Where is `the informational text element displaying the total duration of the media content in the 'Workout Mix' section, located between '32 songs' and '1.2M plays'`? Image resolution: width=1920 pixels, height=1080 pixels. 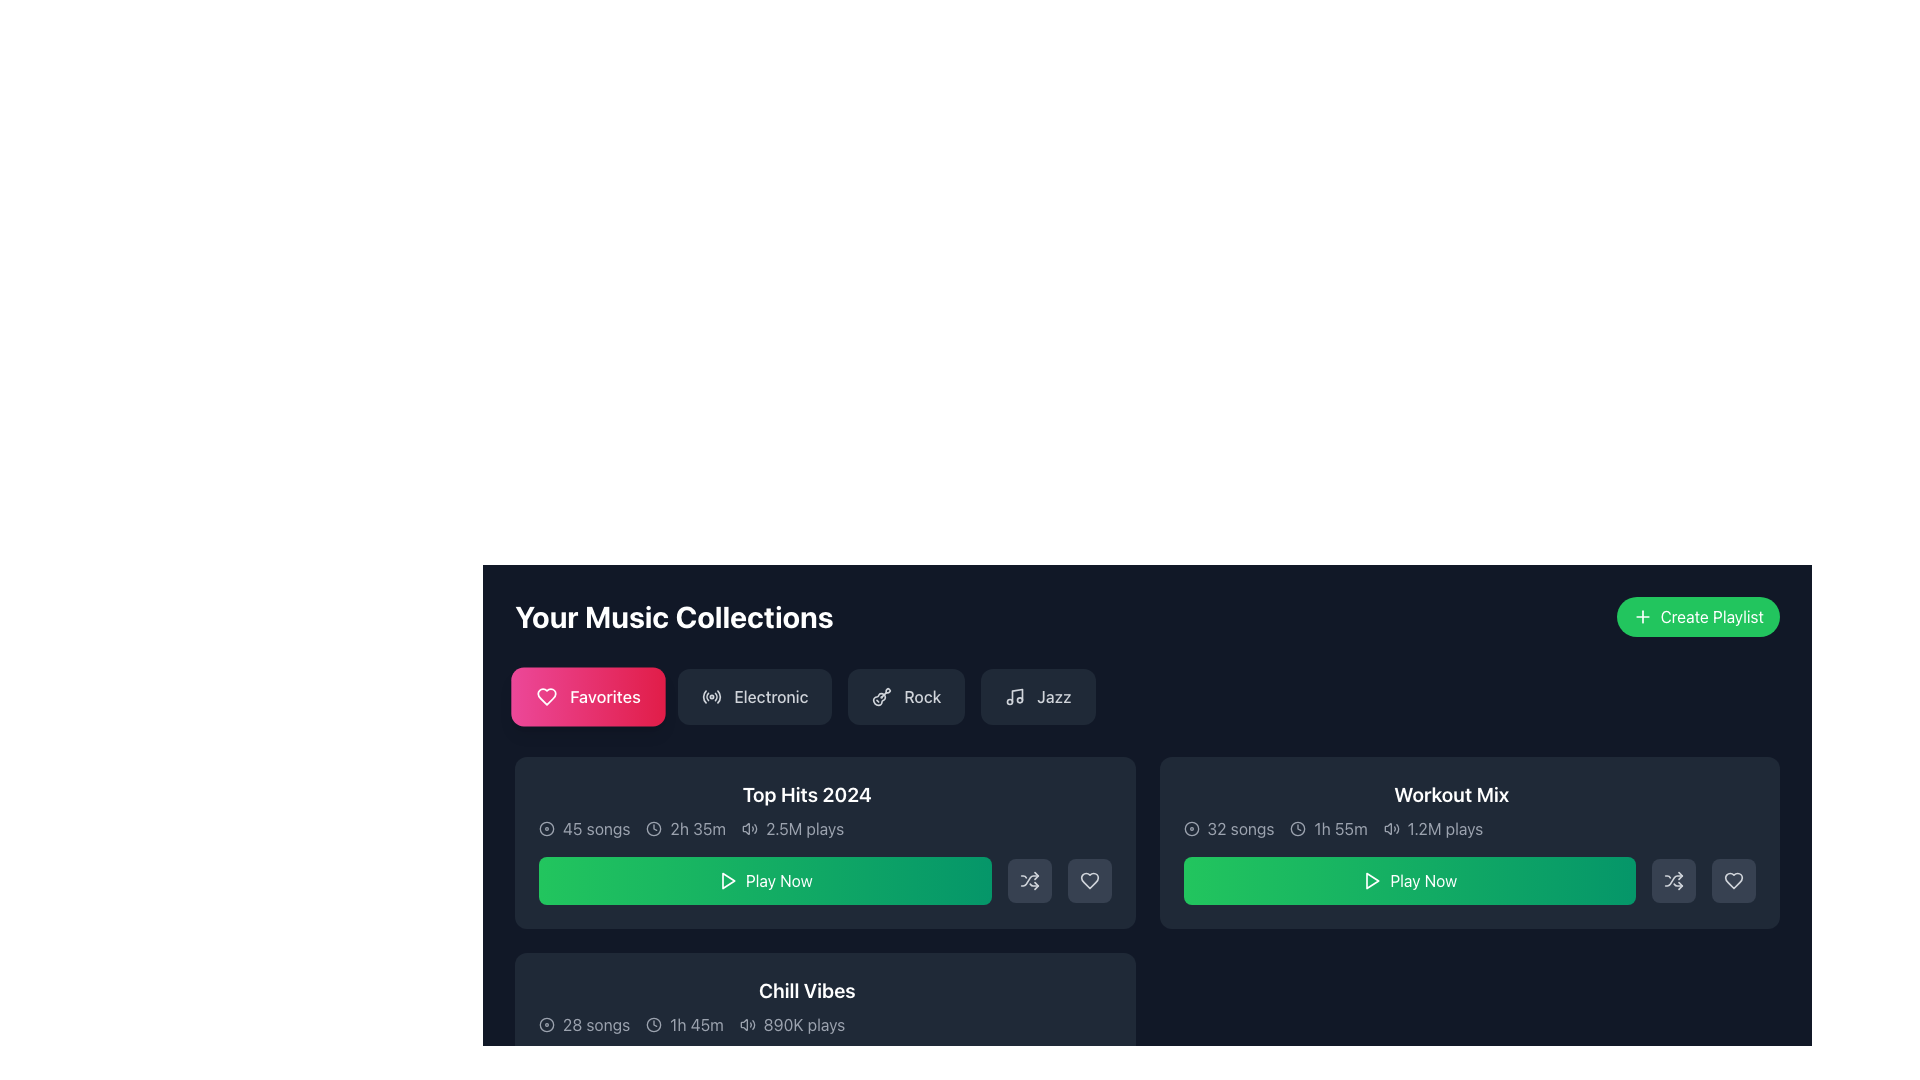
the informational text element displaying the total duration of the media content in the 'Workout Mix' section, located between '32 songs' and '1.2M plays' is located at coordinates (1329, 829).